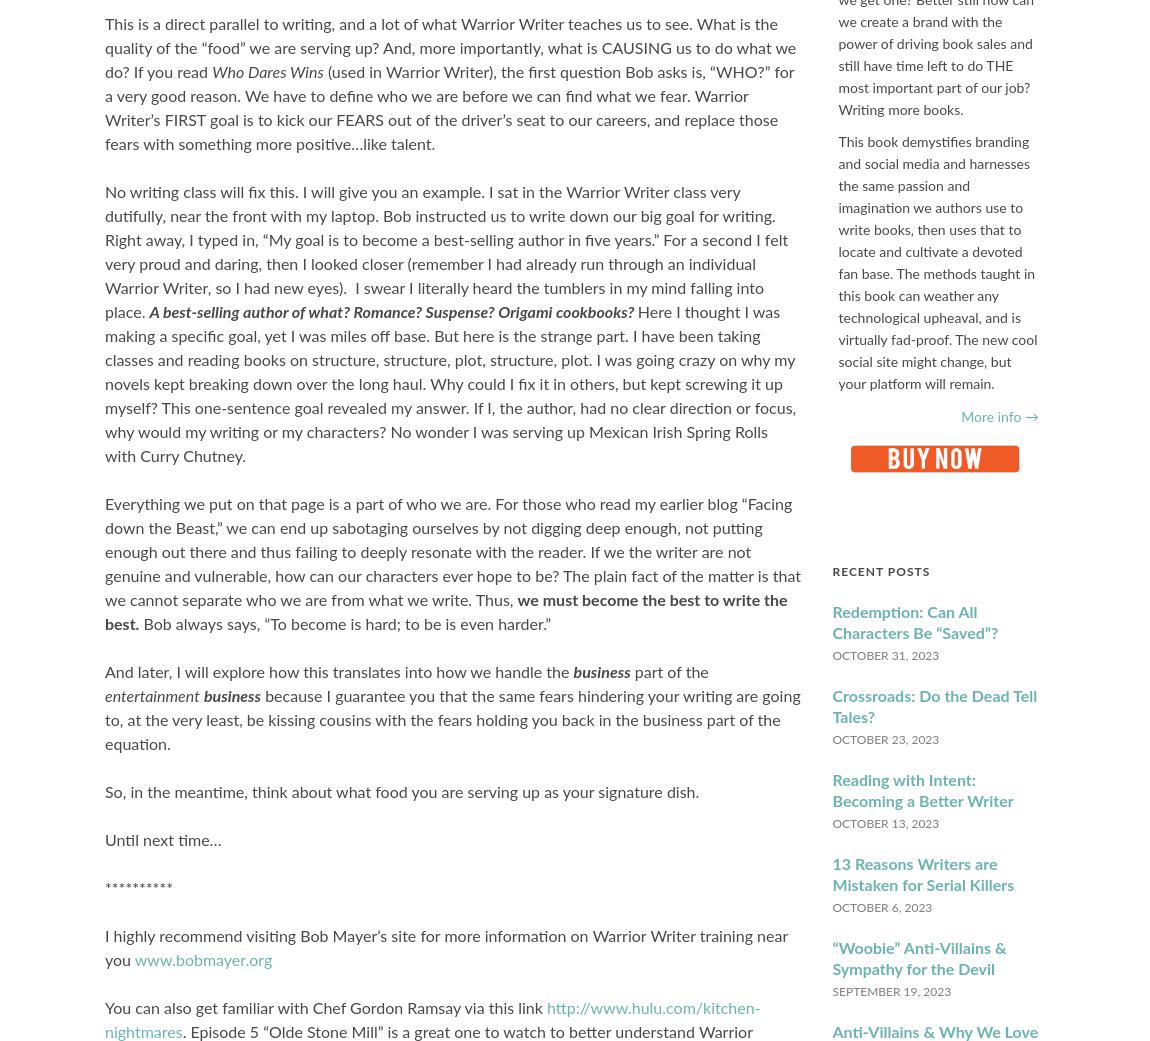 Image resolution: width=1150 pixels, height=1041 pixels. Describe the element at coordinates (918, 958) in the screenshot. I see `'“Woobie” Anti-Villains & Sympathy for the Devil'` at that location.